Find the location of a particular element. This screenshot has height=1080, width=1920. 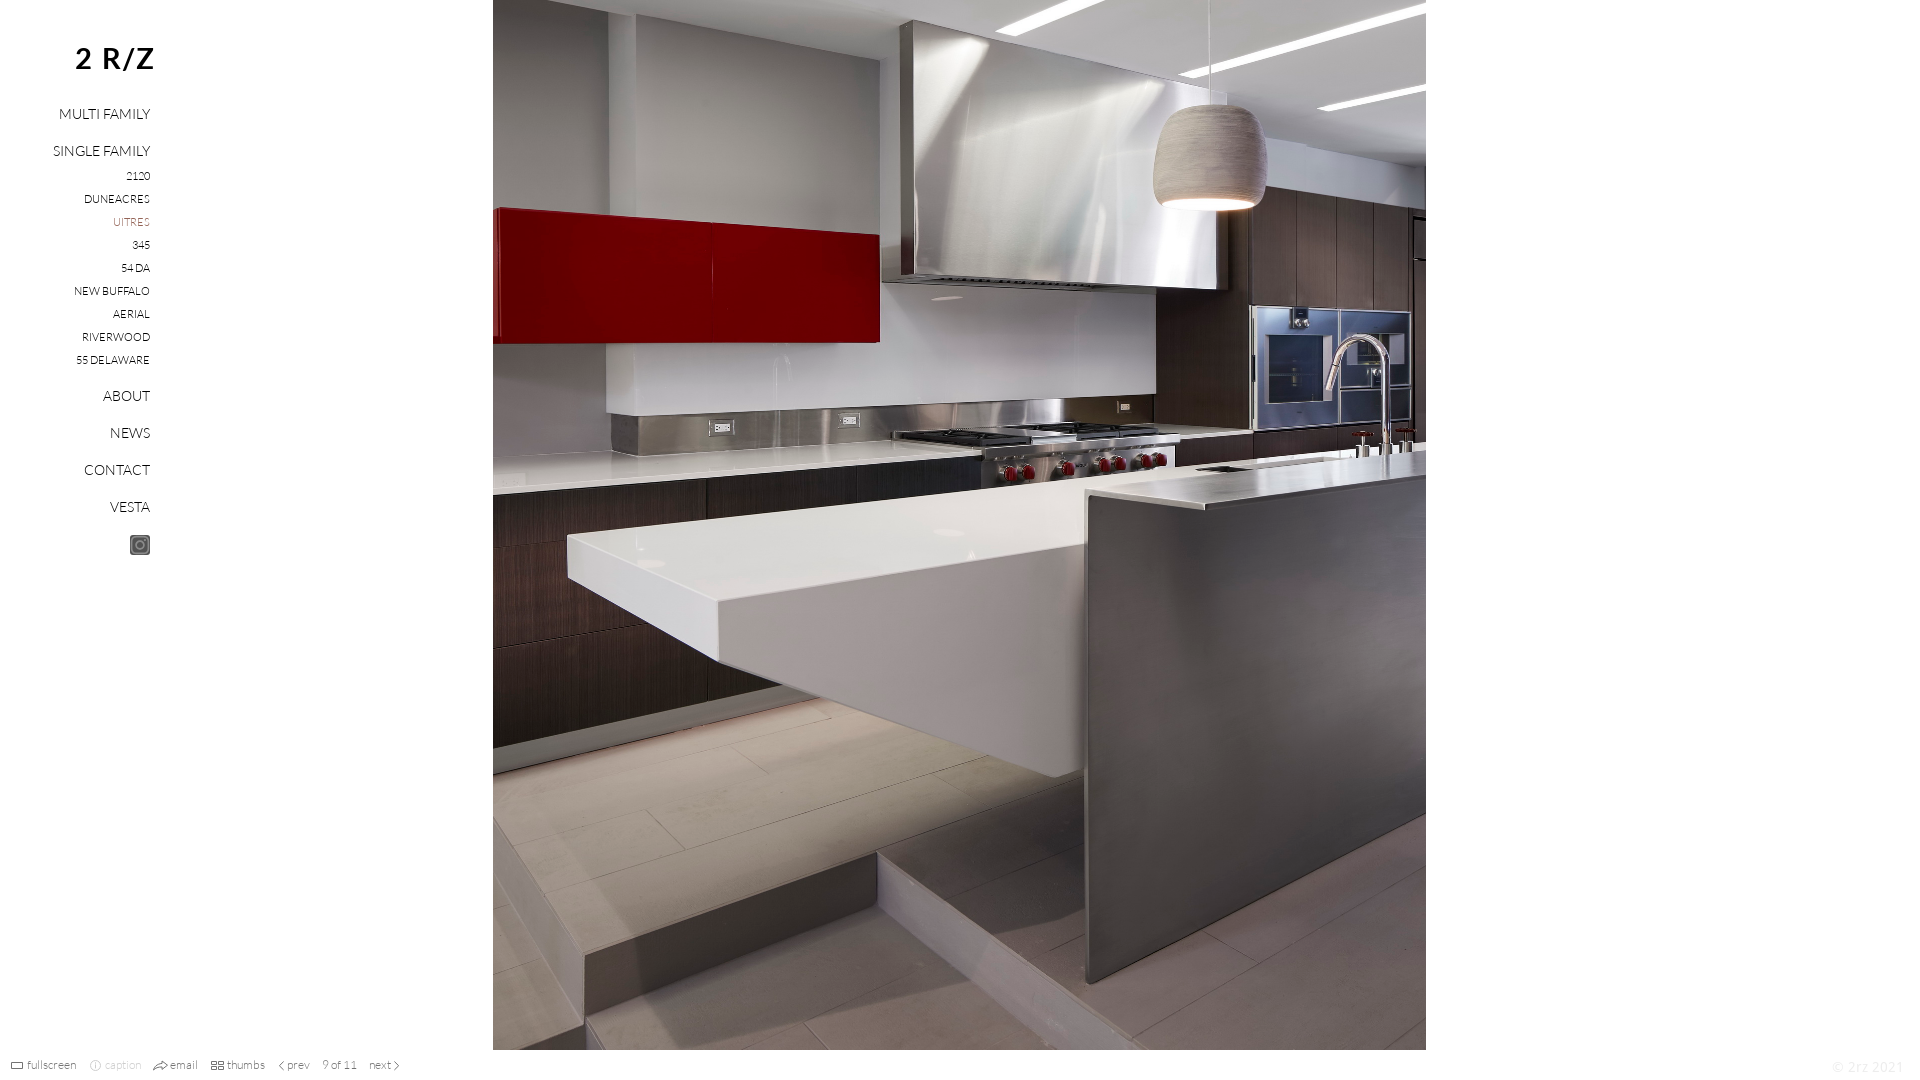

'thumbs' is located at coordinates (244, 1062).